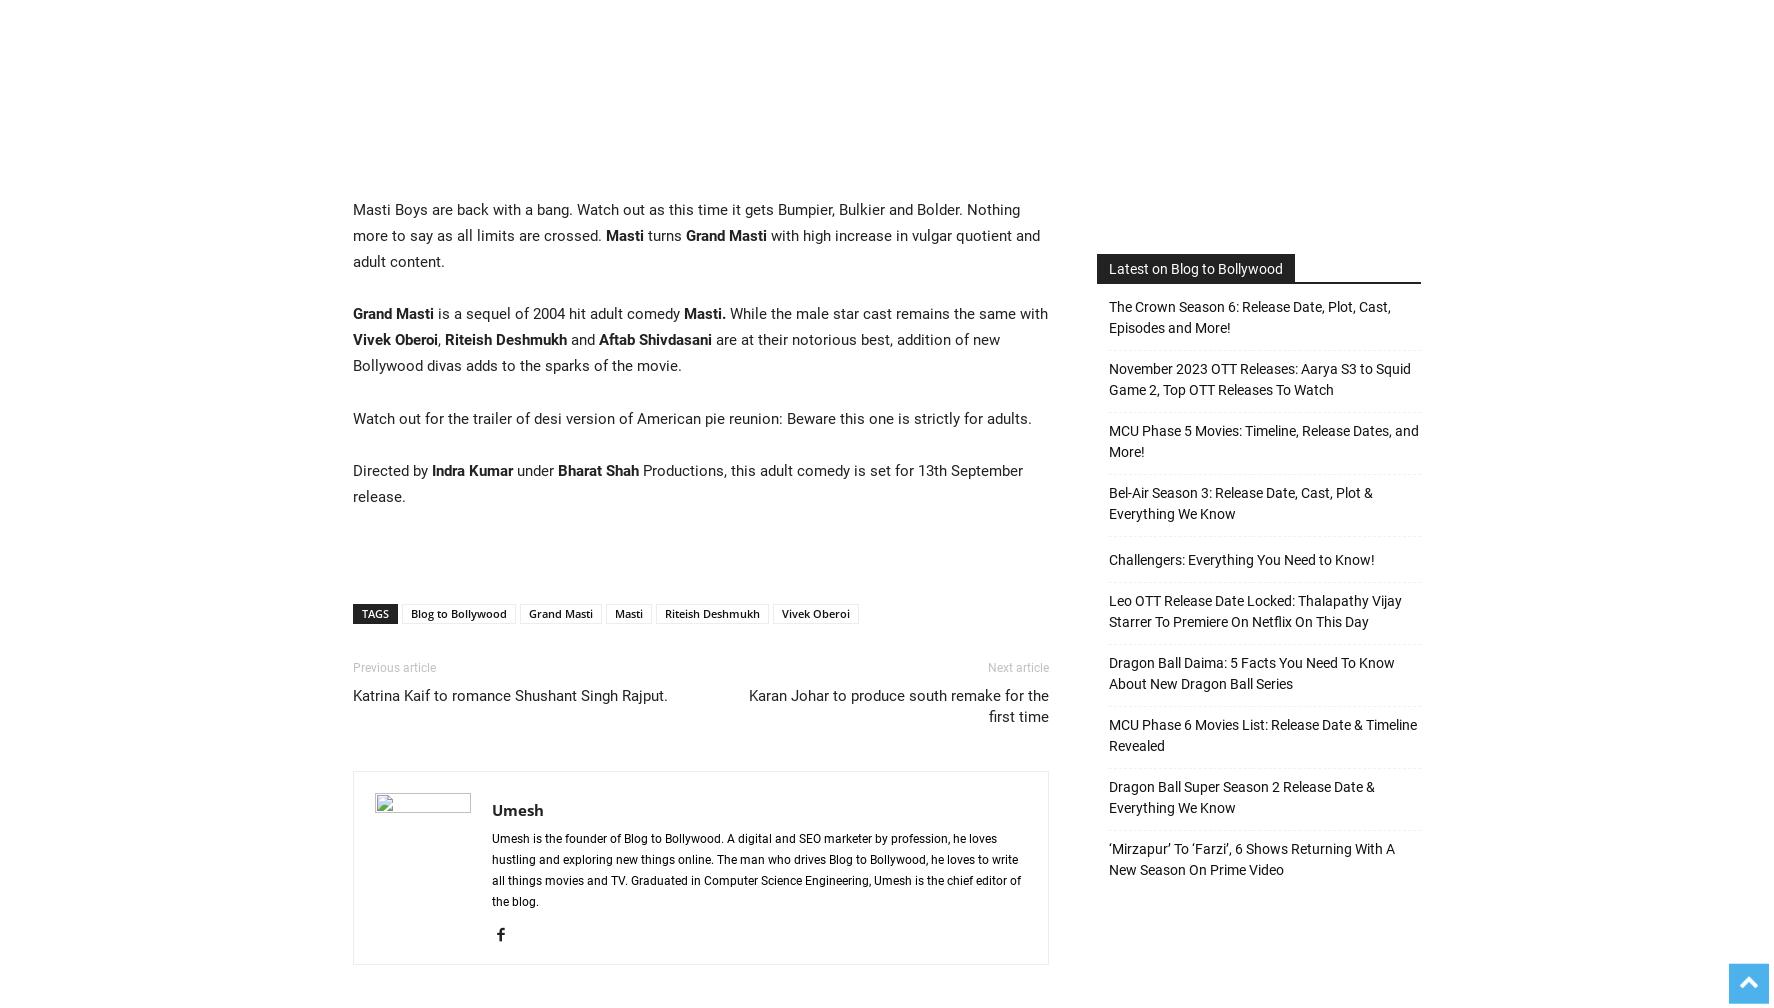 The width and height of the screenshot is (1774, 1008). I want to click on '‘Mirzapur’ To ‘Farzi’, 6 Shows Returning With A New Season On Prime Video', so click(1107, 859).